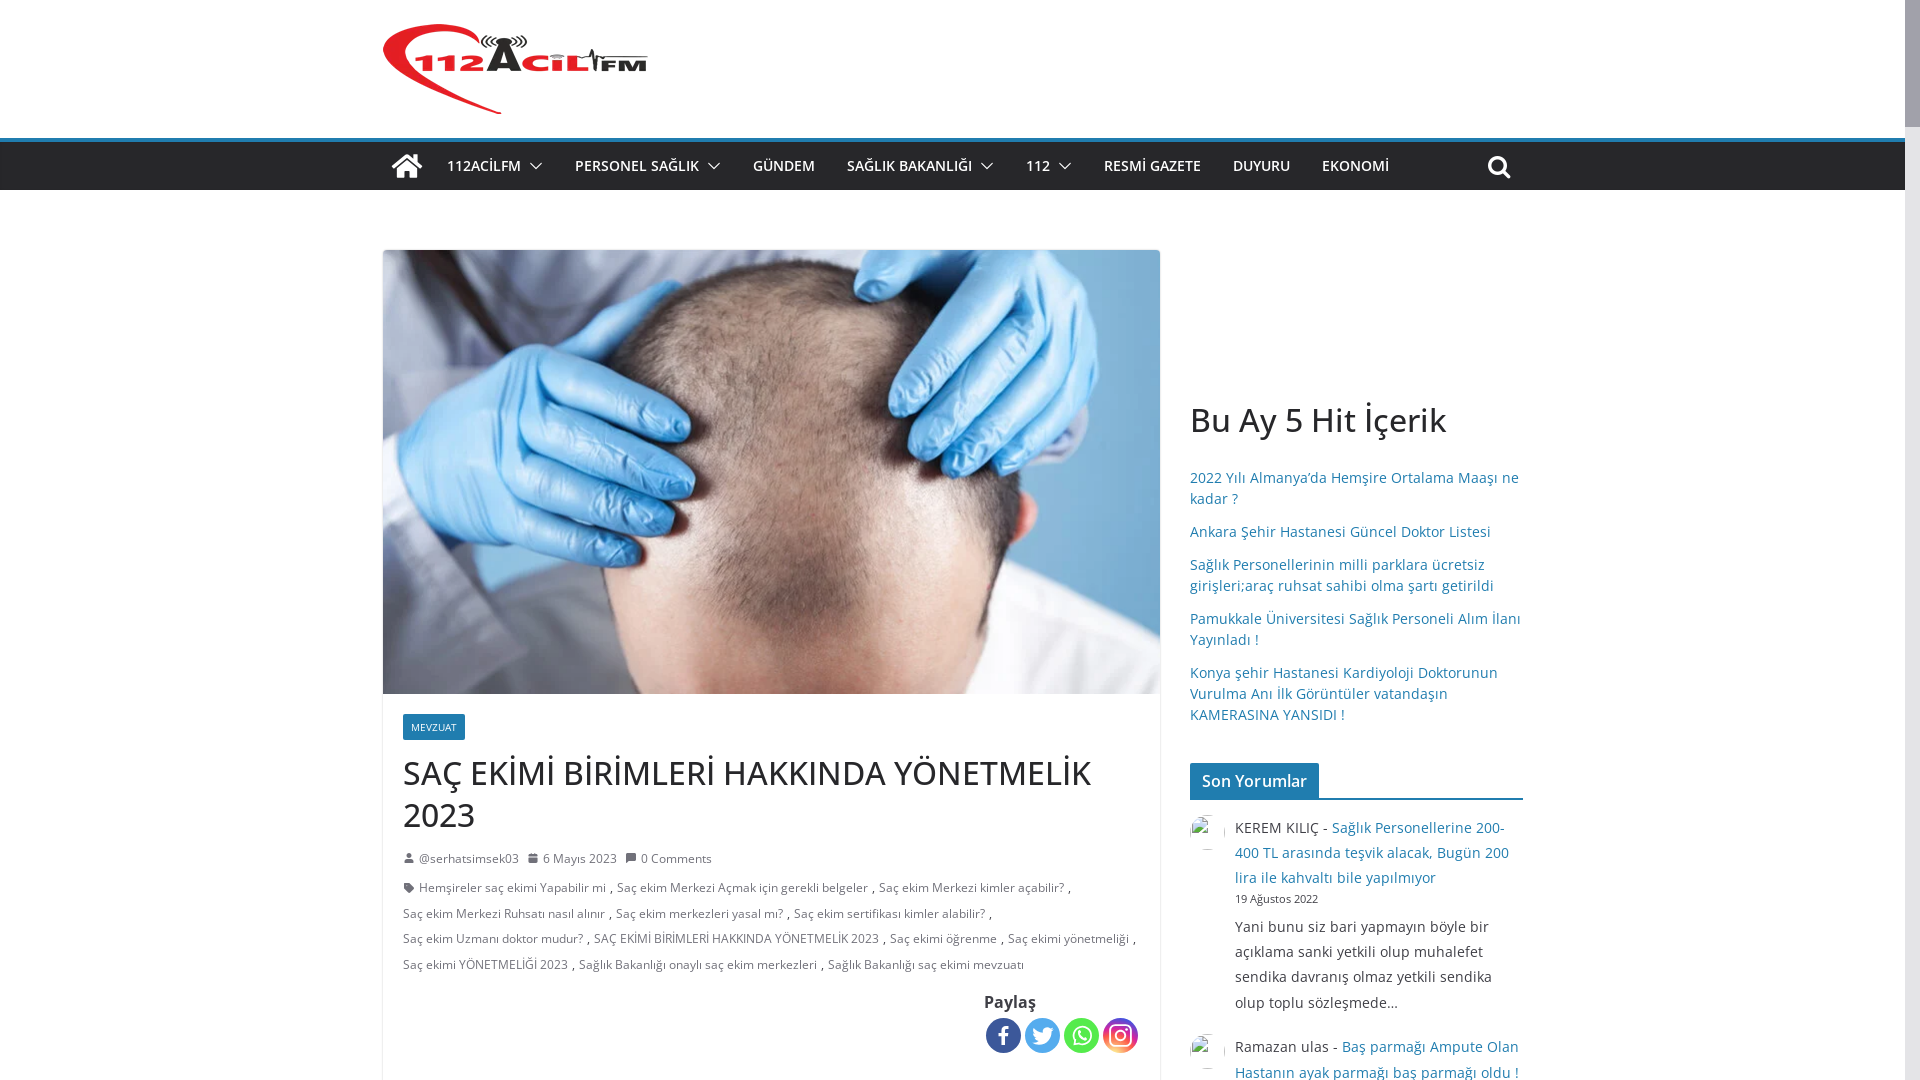 The width and height of the screenshot is (1920, 1080). Describe the element at coordinates (1037, 164) in the screenshot. I see `'112'` at that location.